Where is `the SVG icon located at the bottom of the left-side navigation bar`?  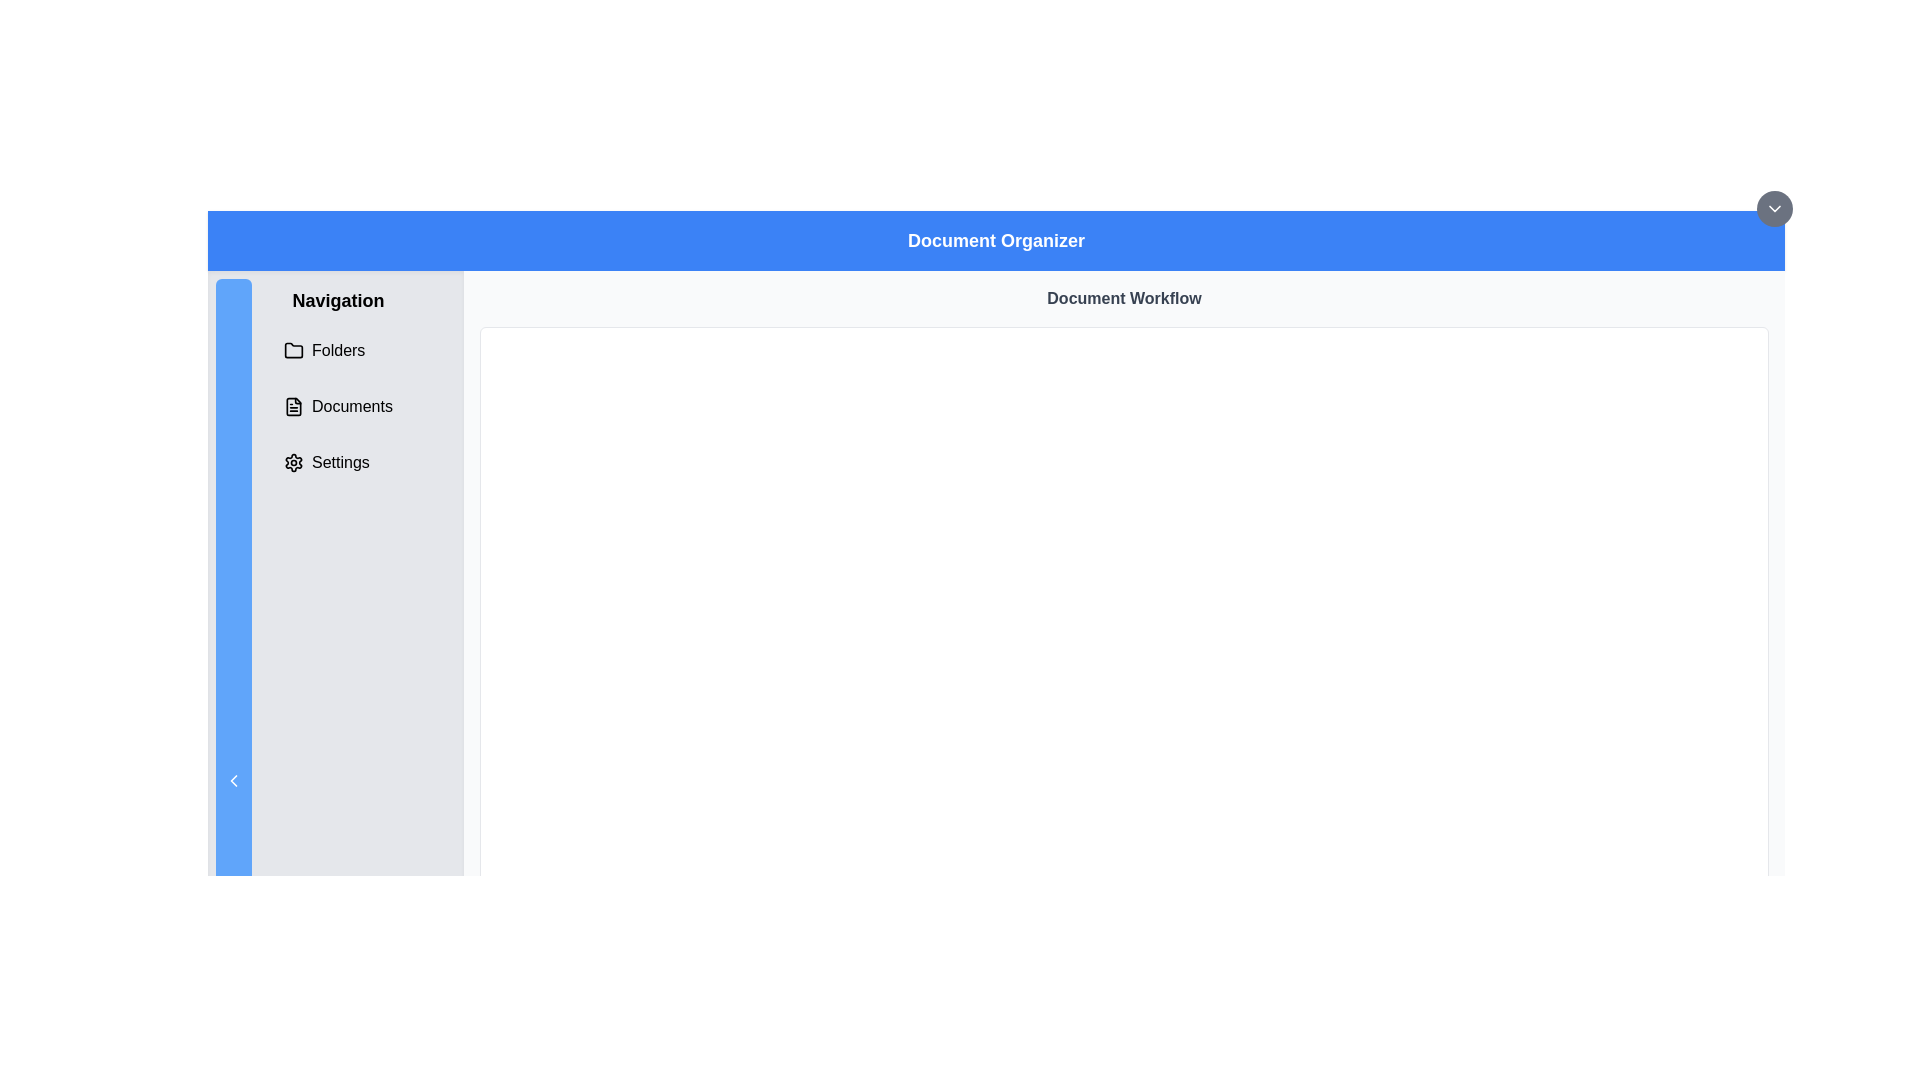
the SVG icon located at the bottom of the left-side navigation bar is located at coordinates (234, 779).